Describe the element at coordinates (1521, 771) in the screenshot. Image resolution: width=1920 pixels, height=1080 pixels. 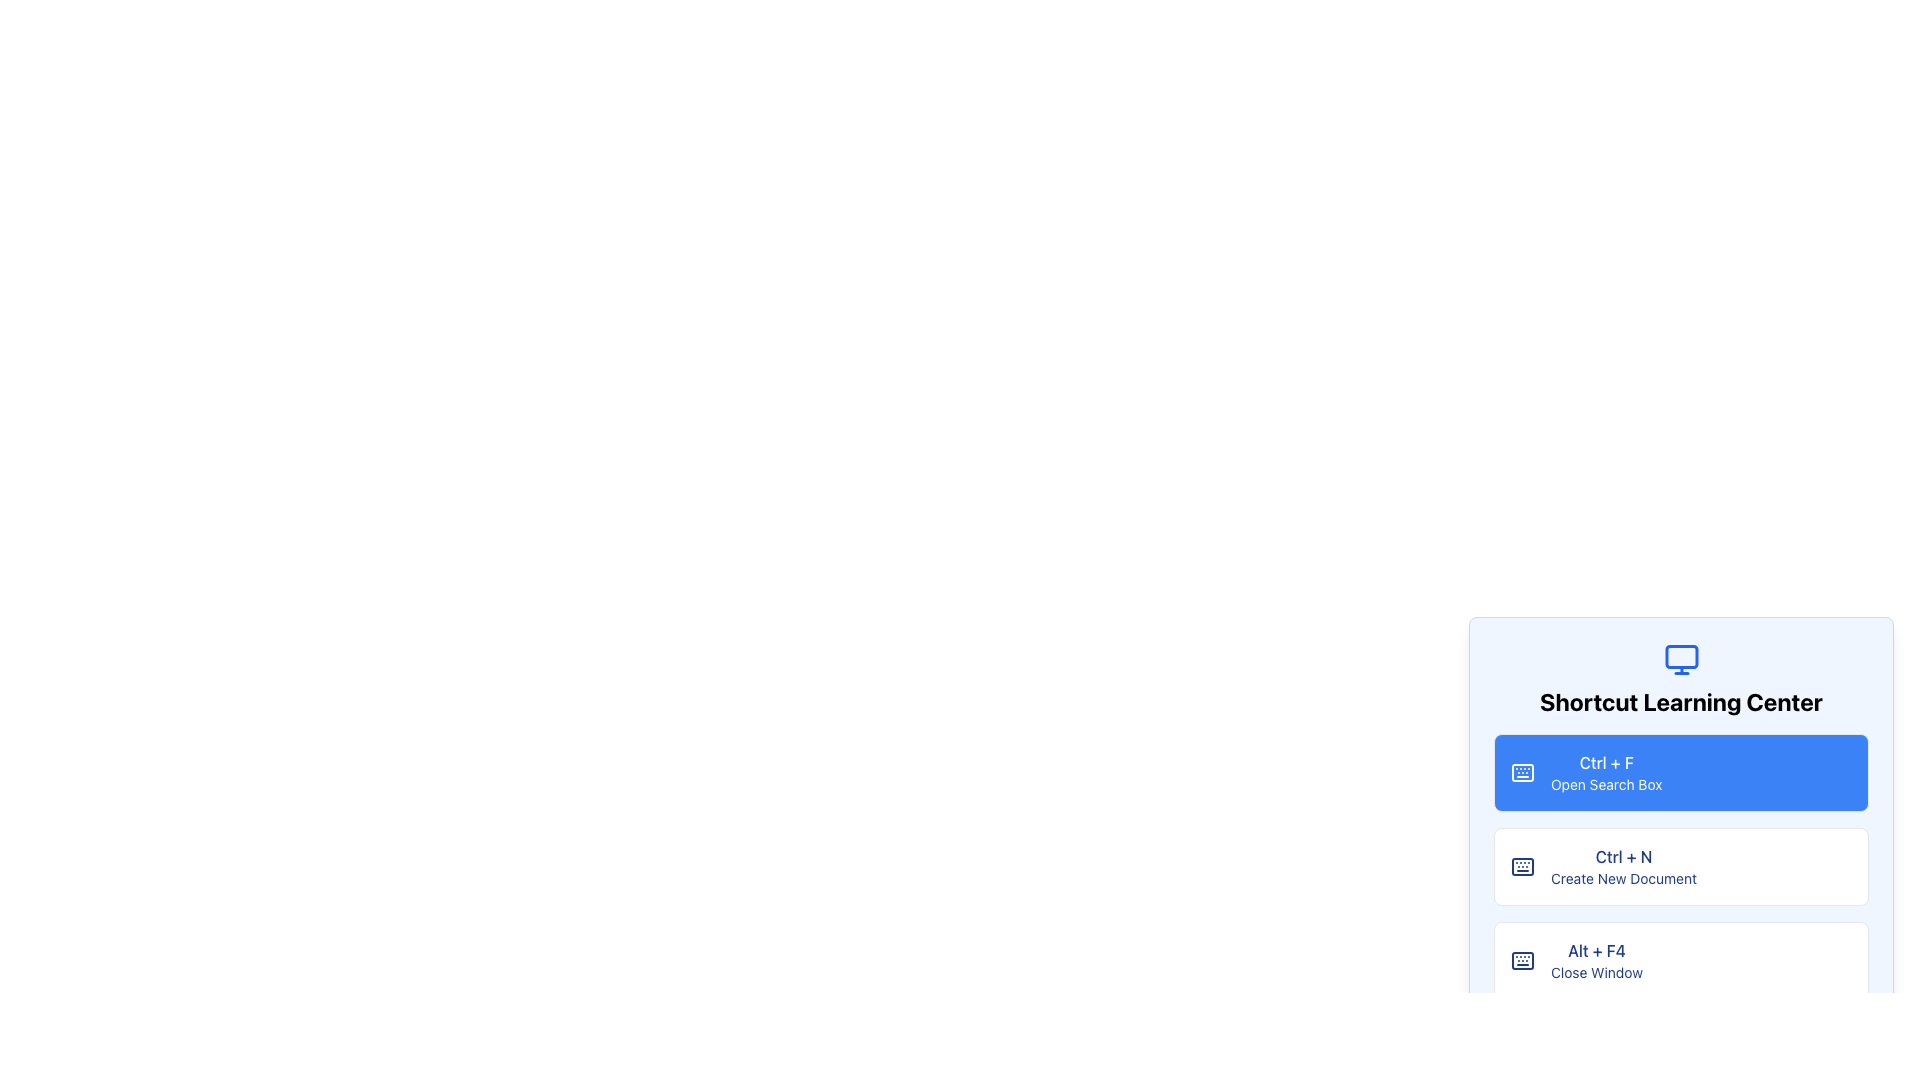
I see `the rounded rectangle element styled in blue located within the keyboard icon in the top right corner of the 'Shortcut Learning Center' area` at that location.